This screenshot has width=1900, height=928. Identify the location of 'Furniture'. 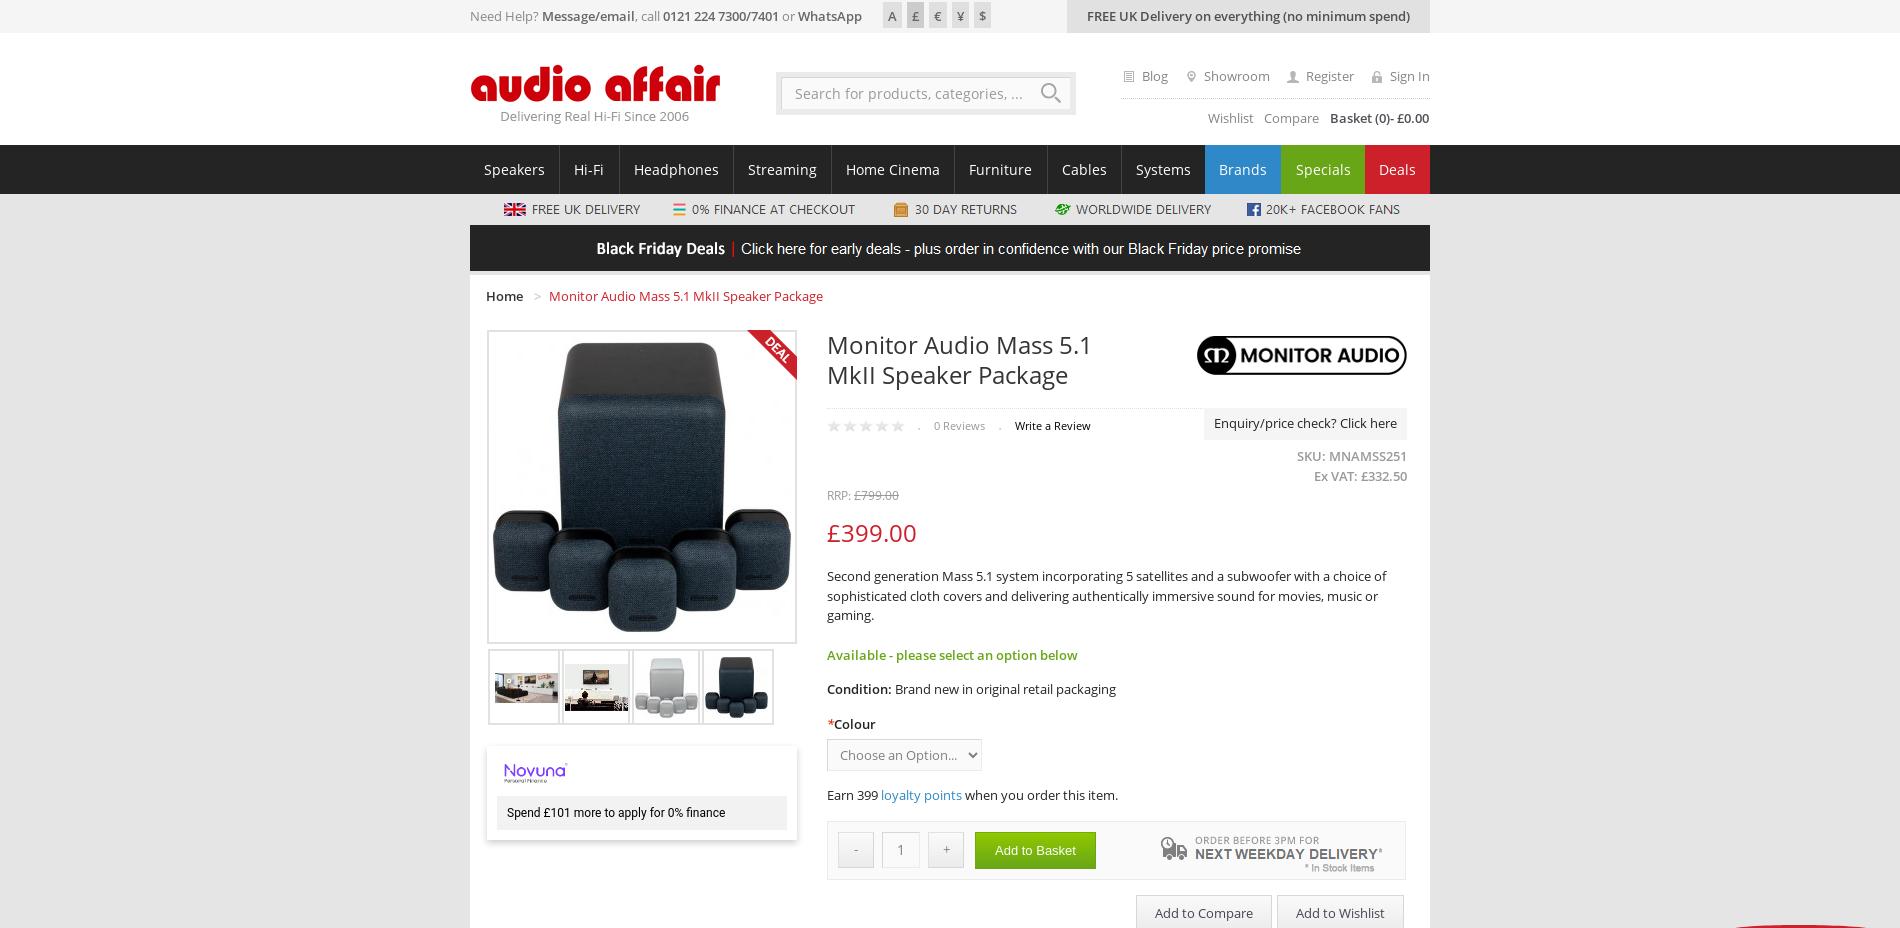
(1000, 169).